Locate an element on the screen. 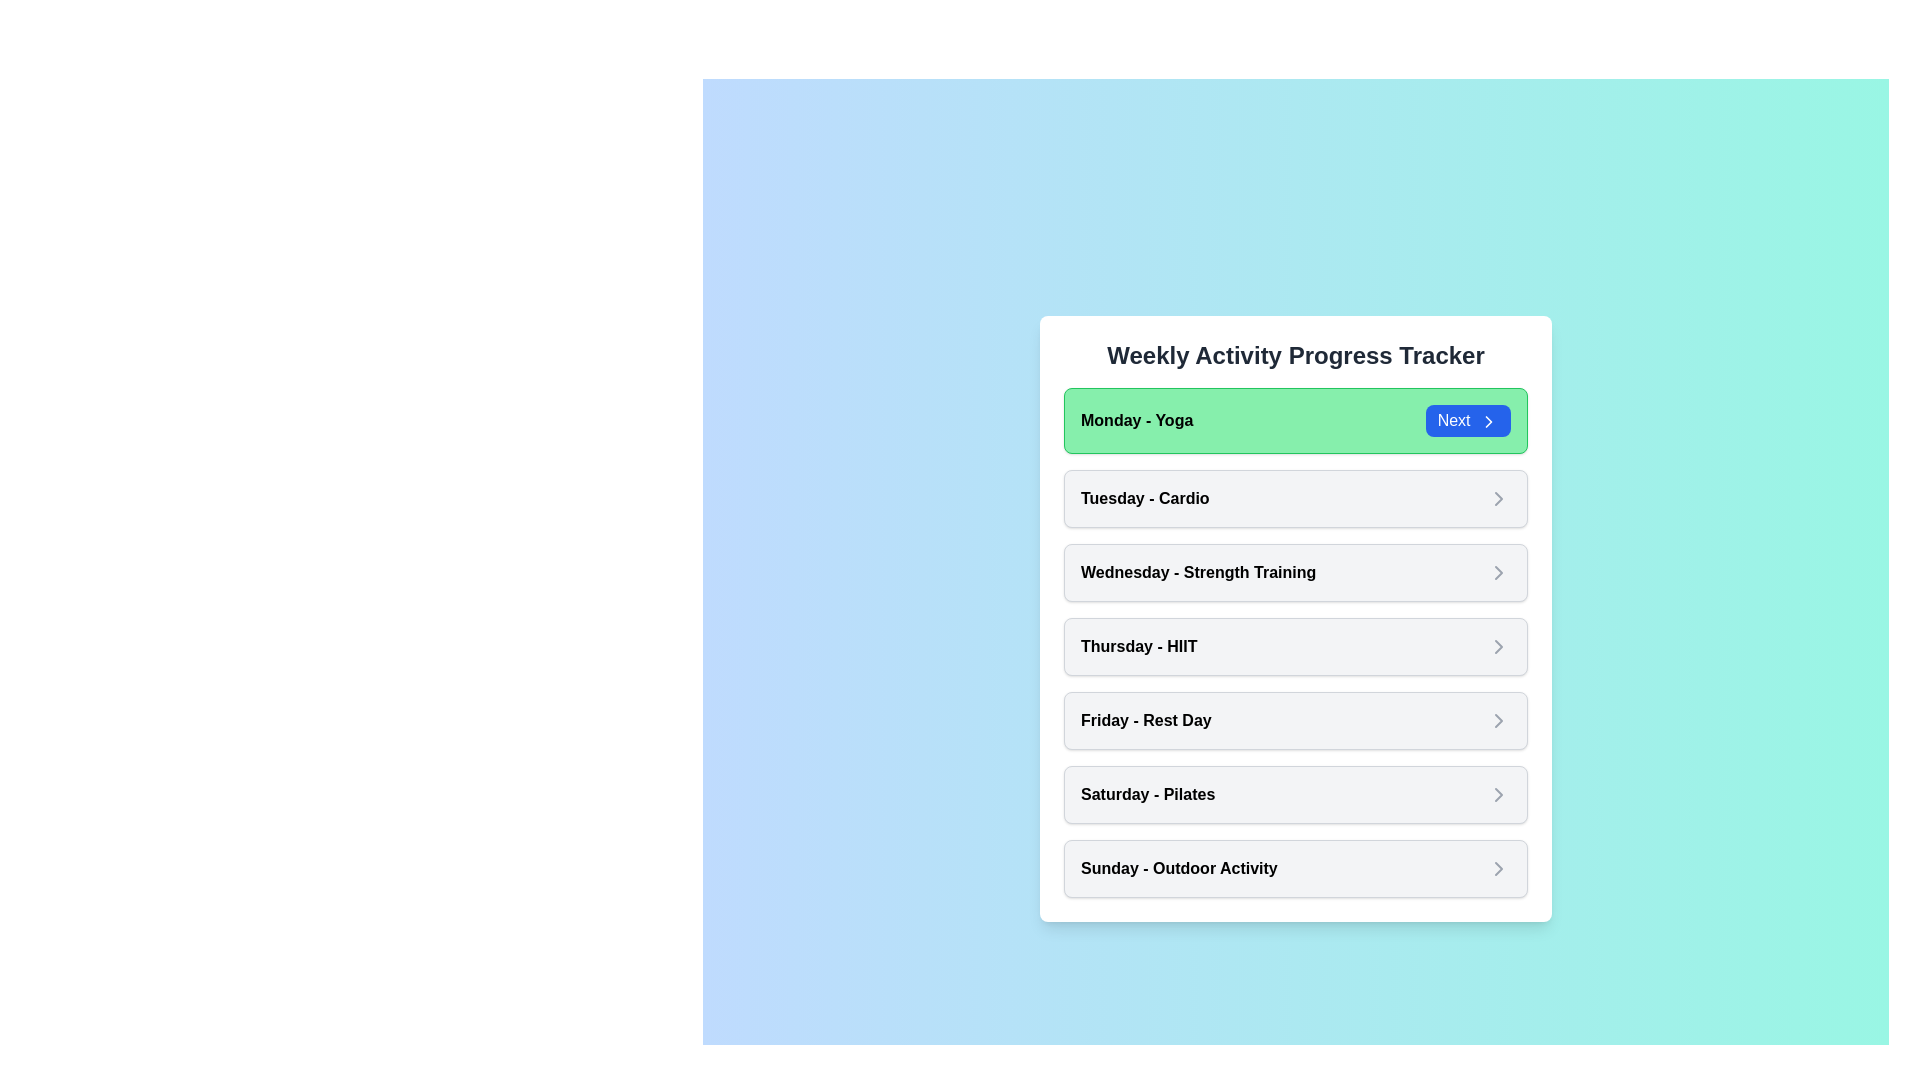  the right-pointing chevron icon associated with the 'Tuesday - Cardio' item is located at coordinates (1498, 573).